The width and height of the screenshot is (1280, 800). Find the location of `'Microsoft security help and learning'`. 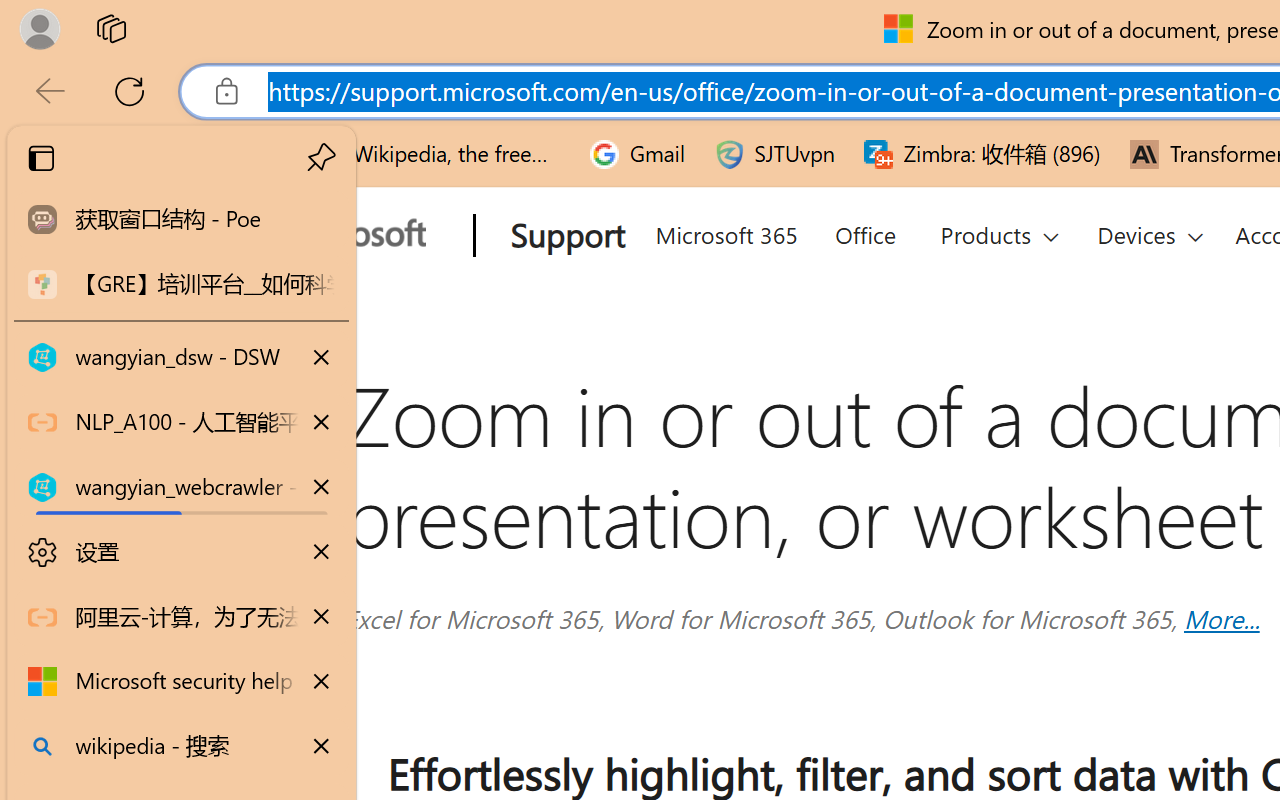

'Microsoft security help and learning' is located at coordinates (181, 682).